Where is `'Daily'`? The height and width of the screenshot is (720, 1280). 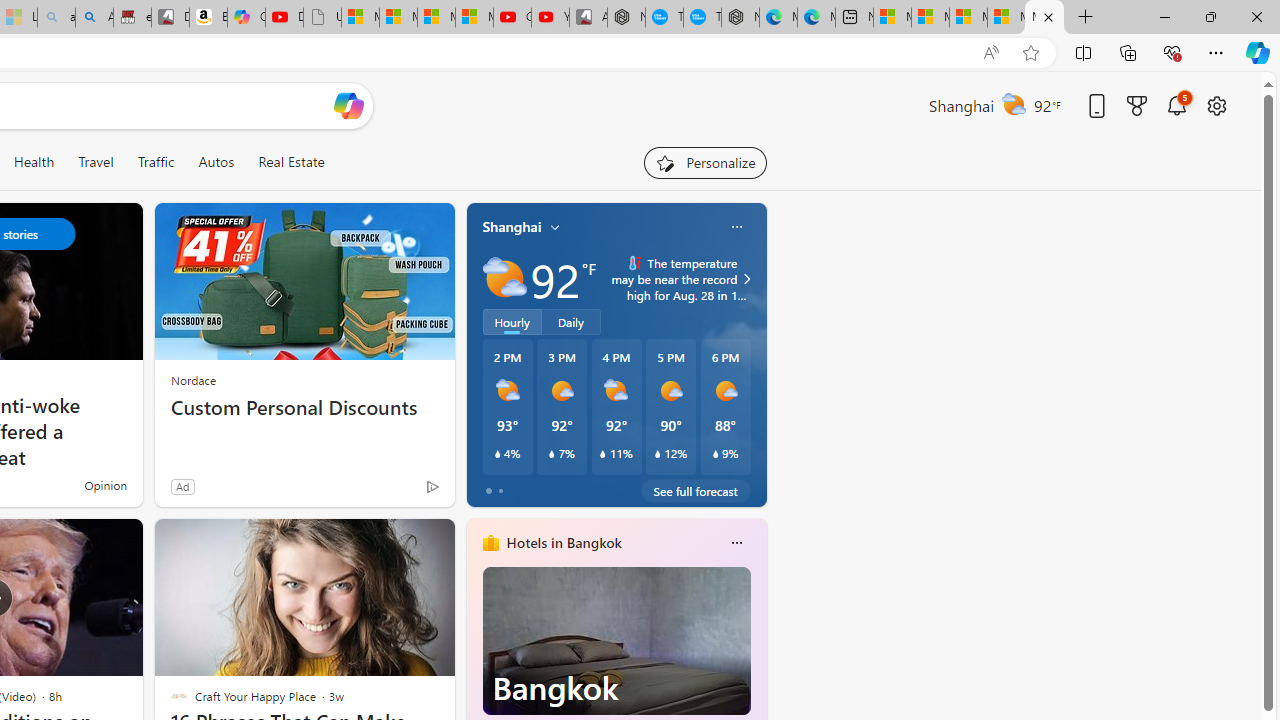
'Daily' is located at coordinates (570, 320).